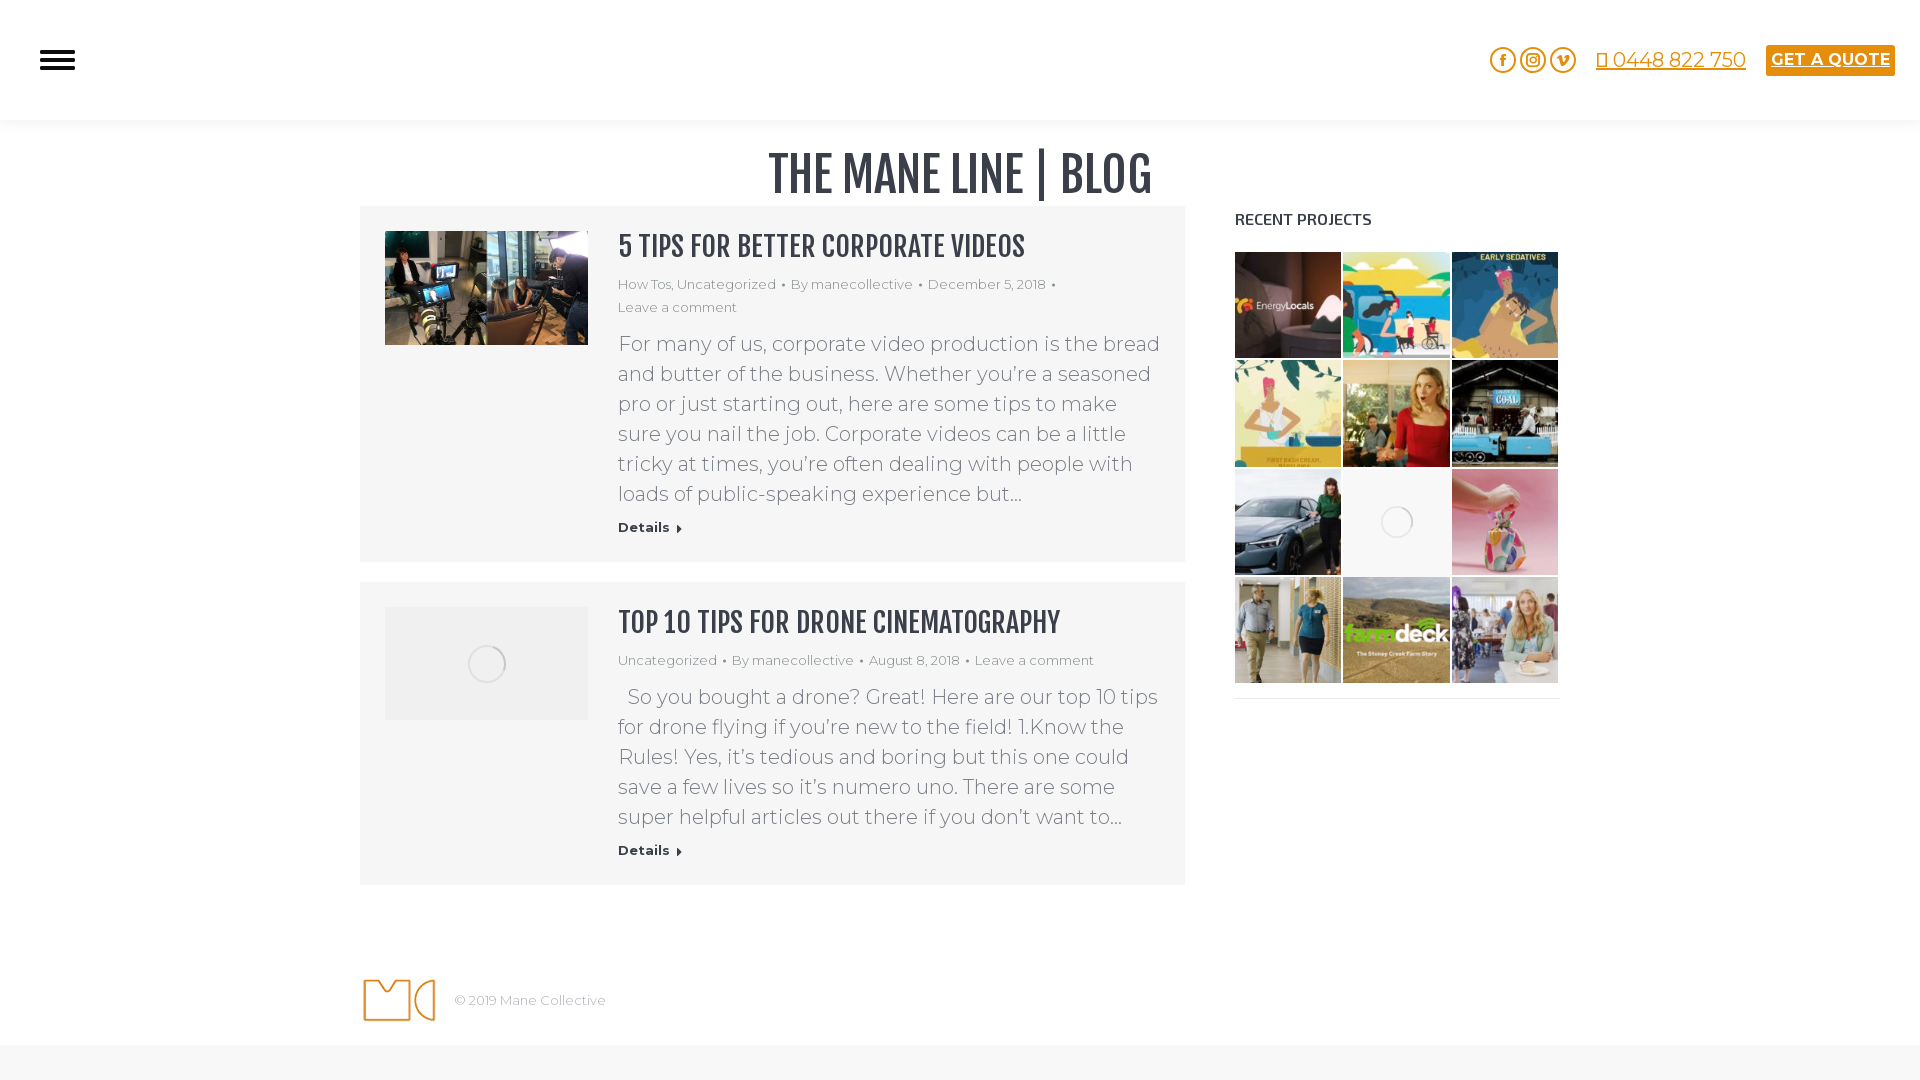 This screenshot has width=1920, height=1080. Describe the element at coordinates (839, 621) in the screenshot. I see `'TOP 10 TIPS FOR DRONE CINEMATOGRAPHY'` at that location.